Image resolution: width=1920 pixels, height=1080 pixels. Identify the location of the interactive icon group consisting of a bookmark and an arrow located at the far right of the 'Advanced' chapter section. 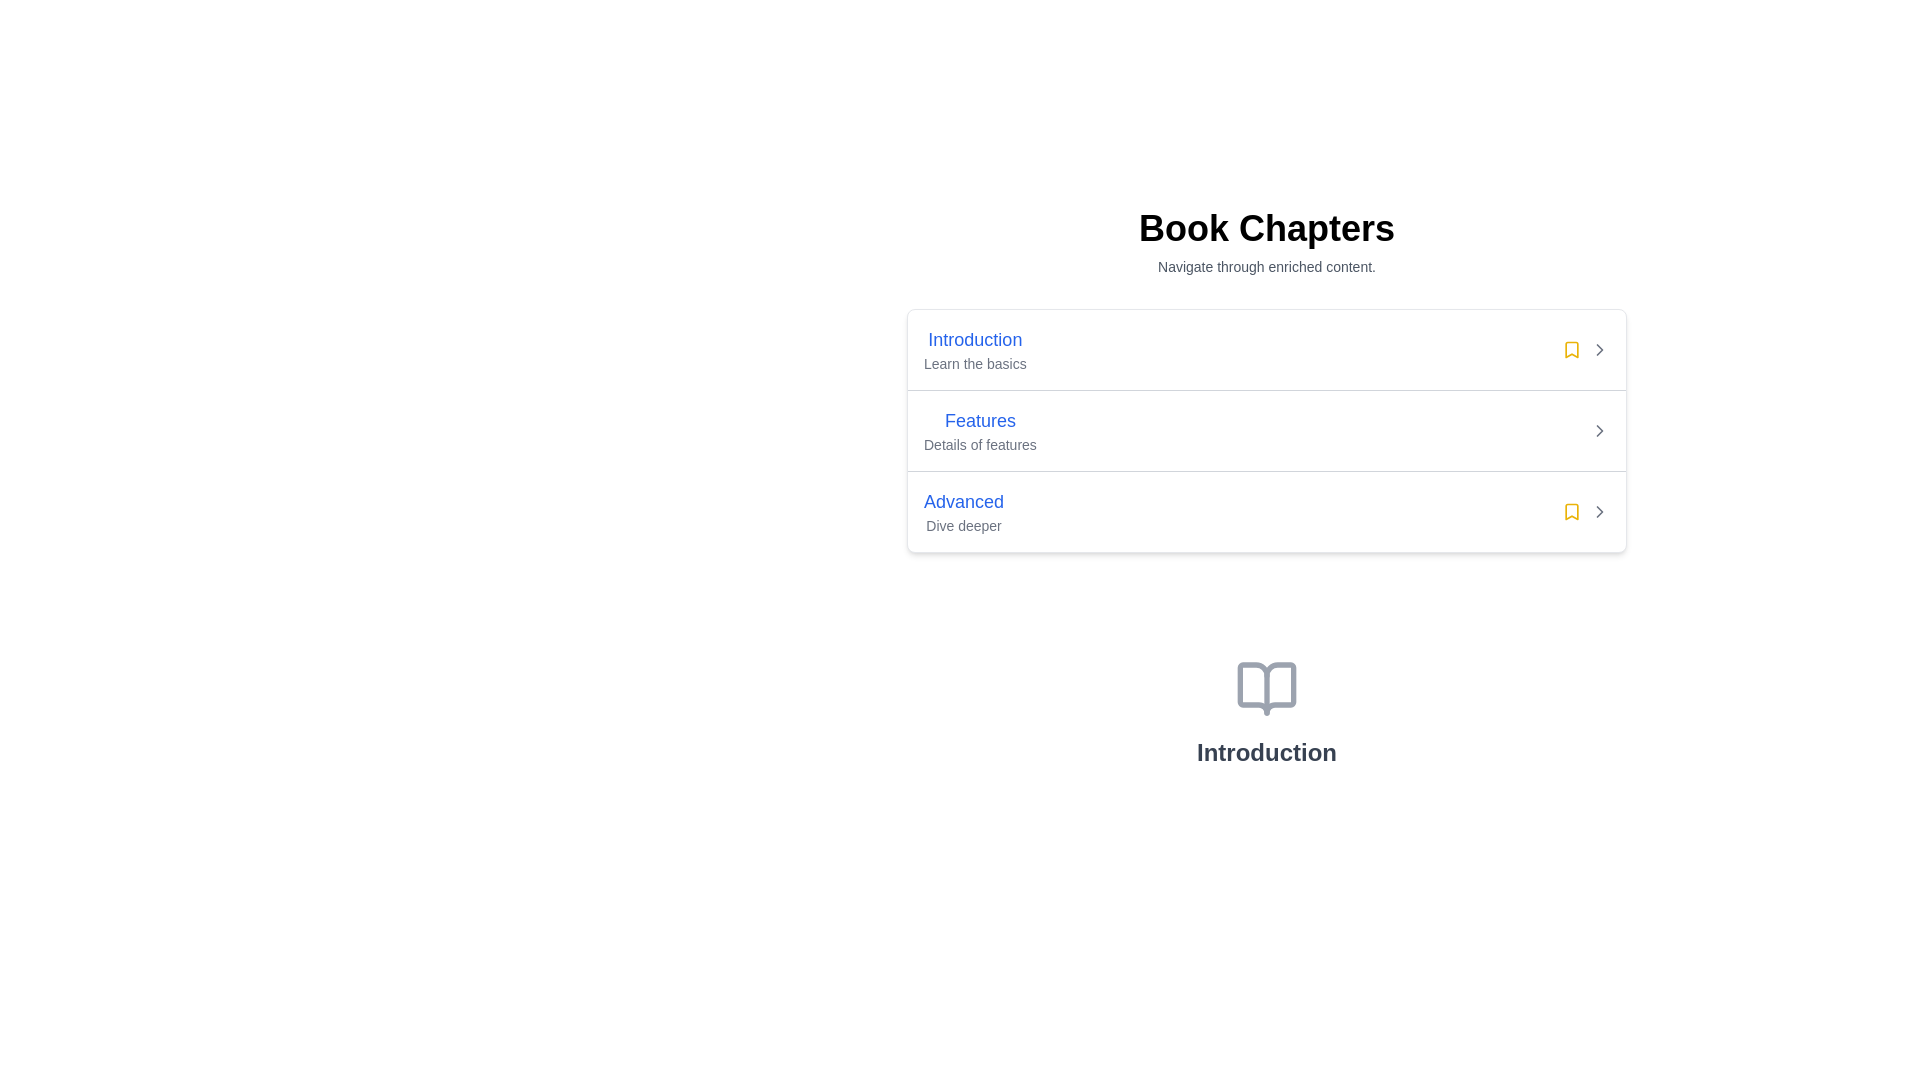
(1584, 511).